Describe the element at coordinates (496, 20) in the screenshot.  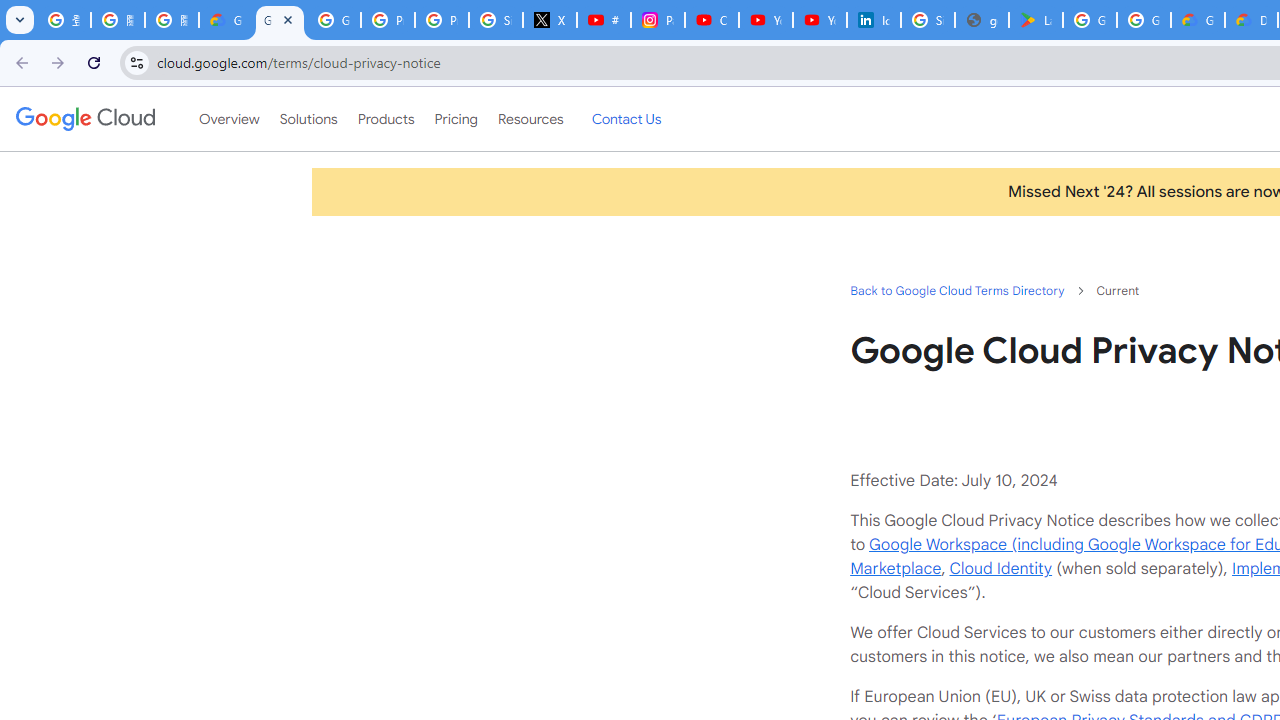
I see `'Sign in - Google Accounts'` at that location.